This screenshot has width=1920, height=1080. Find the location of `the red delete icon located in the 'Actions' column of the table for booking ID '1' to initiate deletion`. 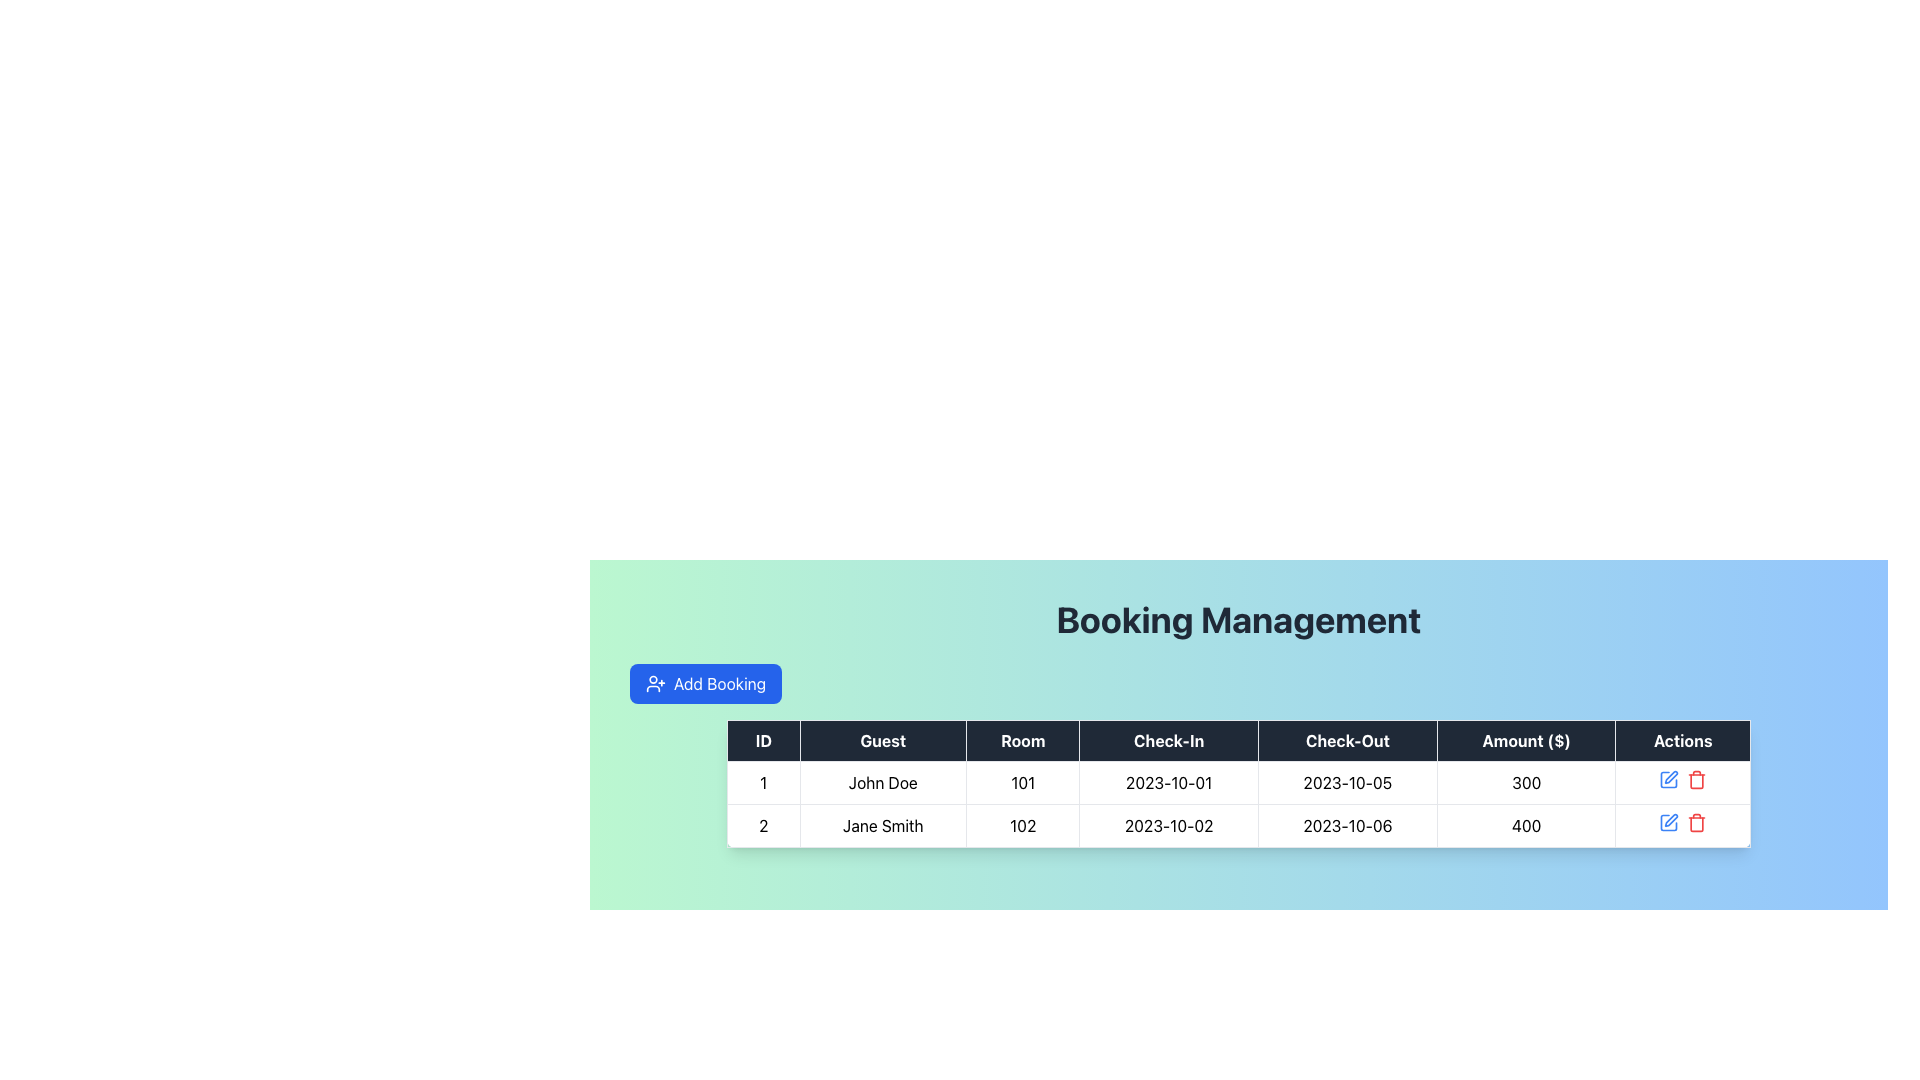

the red delete icon located in the 'Actions' column of the table for booking ID '1' to initiate deletion is located at coordinates (1682, 782).